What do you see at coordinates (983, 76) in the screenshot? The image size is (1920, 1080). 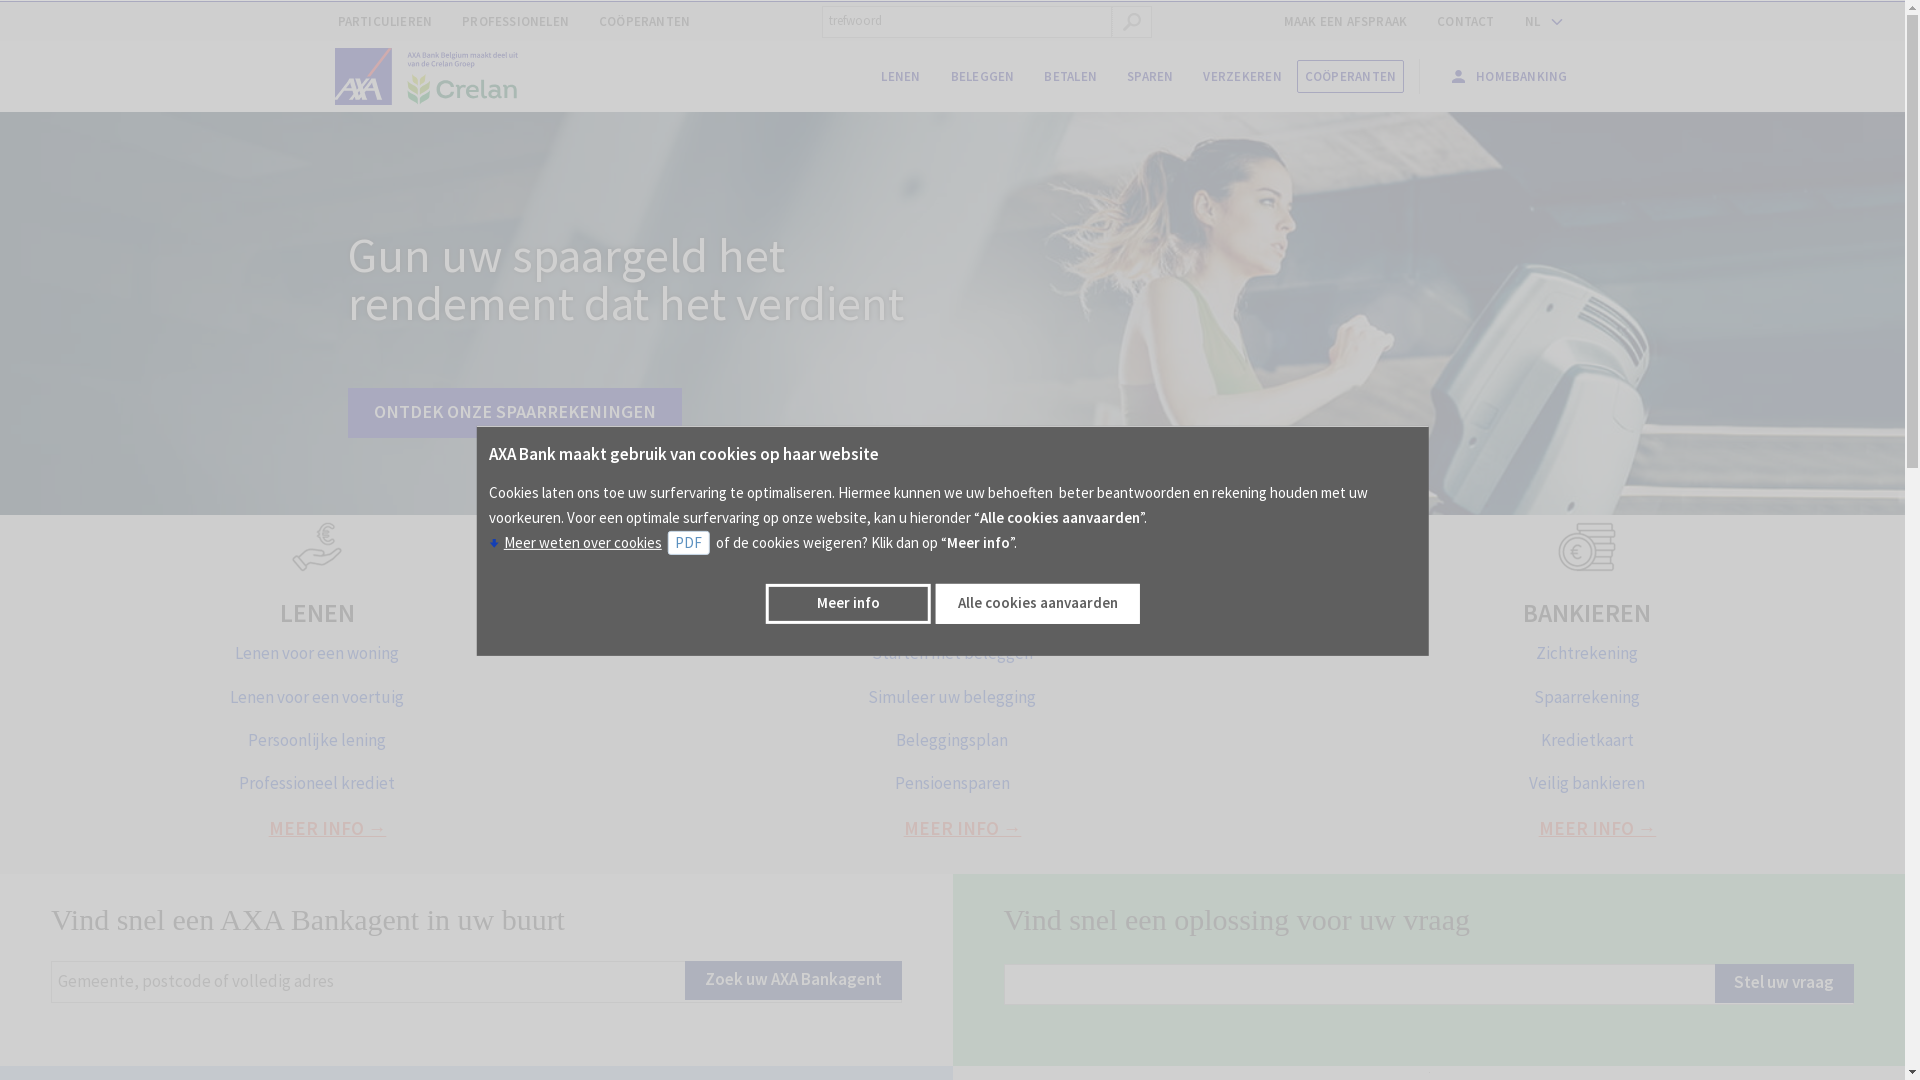 I see `'BELEGGEN'` at bounding box center [983, 76].